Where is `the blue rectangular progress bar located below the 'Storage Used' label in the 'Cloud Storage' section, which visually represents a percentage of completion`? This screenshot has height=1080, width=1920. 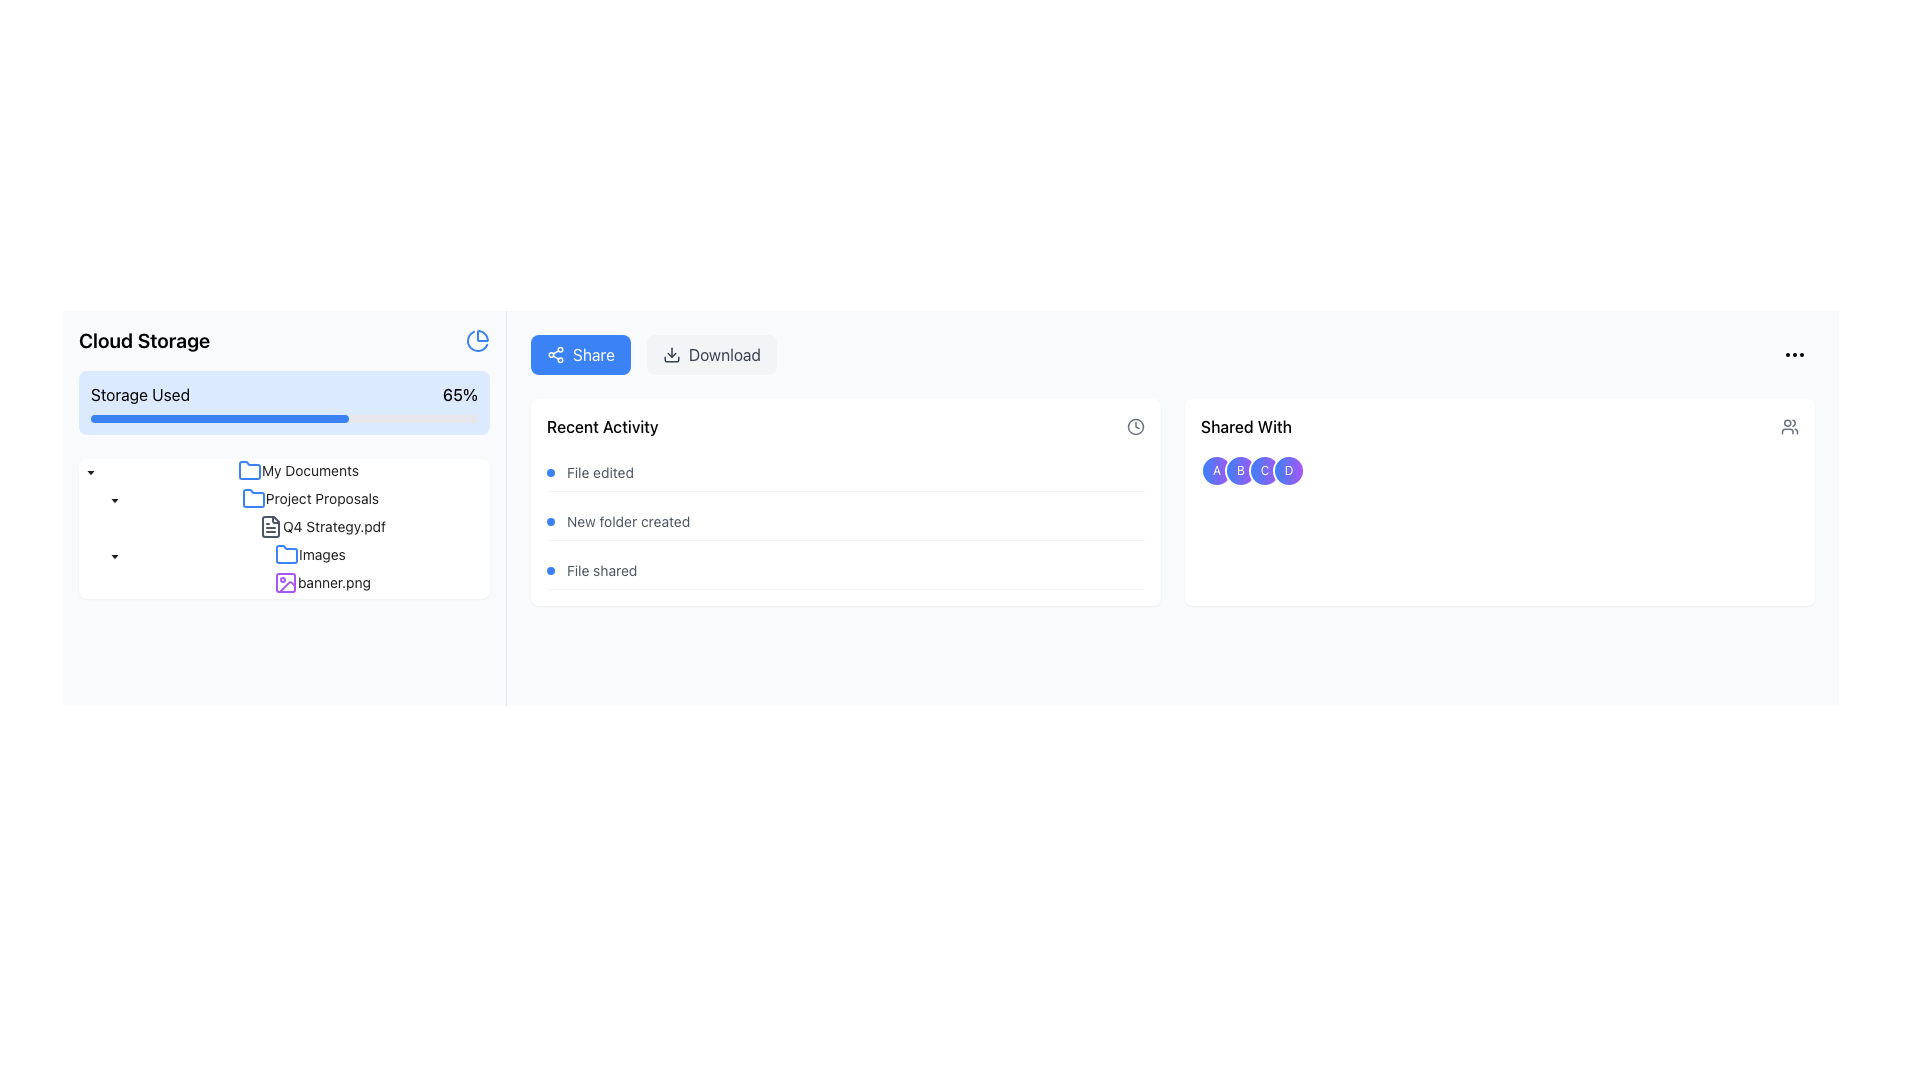 the blue rectangular progress bar located below the 'Storage Used' label in the 'Cloud Storage' section, which visually represents a percentage of completion is located at coordinates (220, 418).